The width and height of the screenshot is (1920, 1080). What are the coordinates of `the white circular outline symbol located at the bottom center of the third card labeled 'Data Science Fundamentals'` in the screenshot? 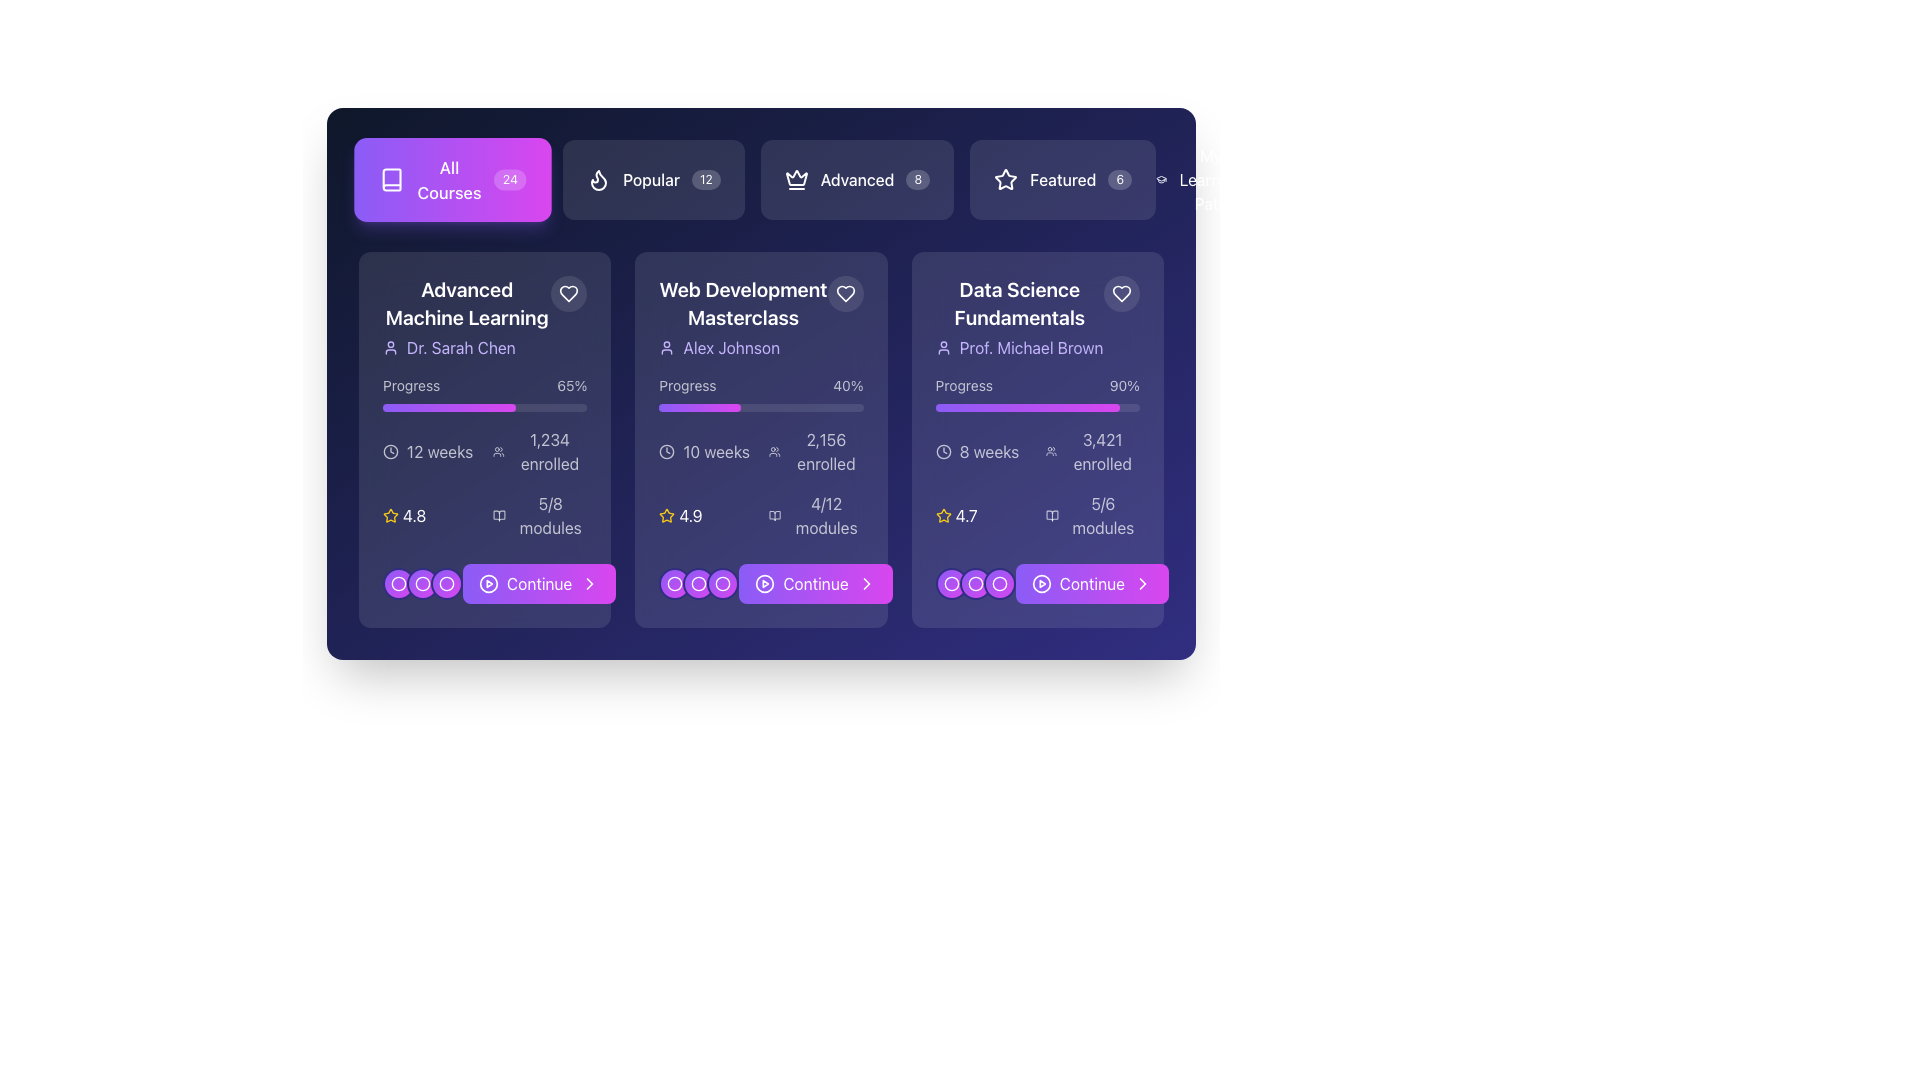 It's located at (975, 583).